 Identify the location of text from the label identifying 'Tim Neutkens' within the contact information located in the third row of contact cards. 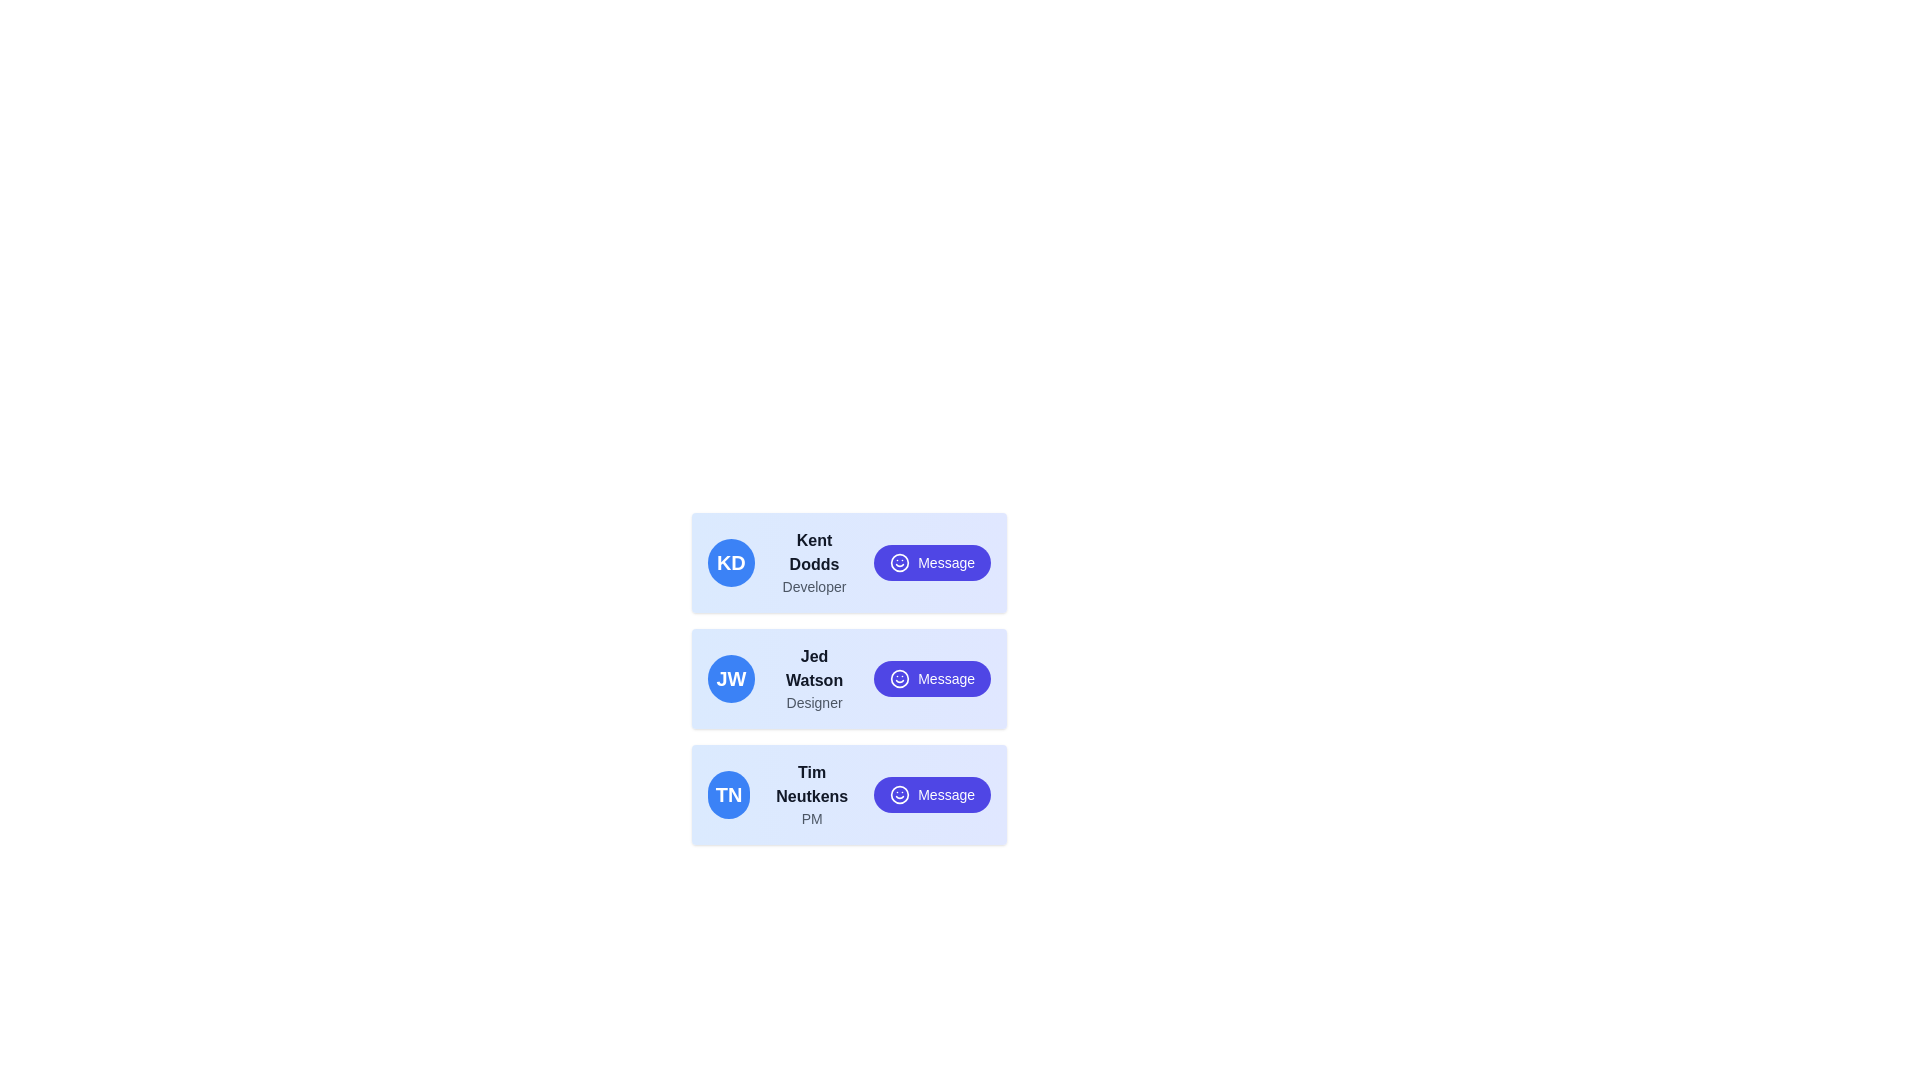
(812, 784).